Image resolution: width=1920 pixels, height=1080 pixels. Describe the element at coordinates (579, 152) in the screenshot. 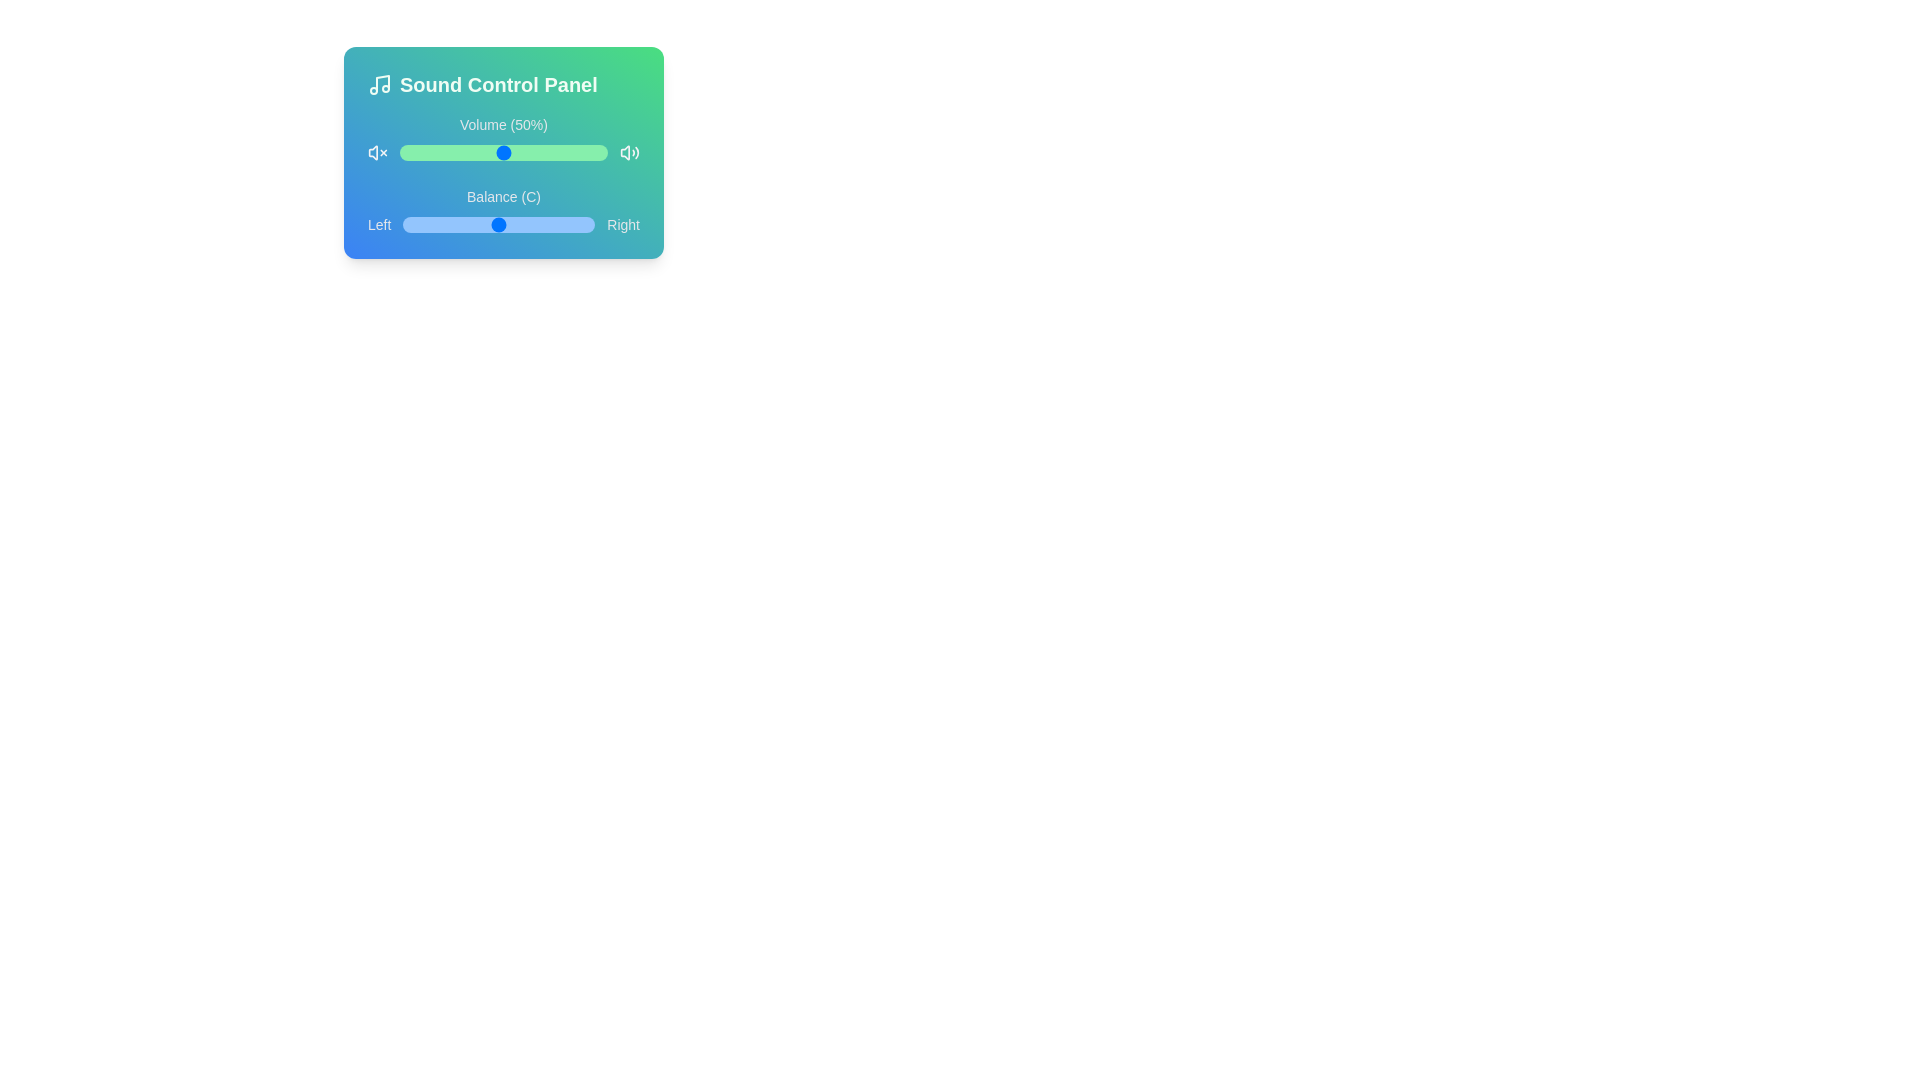

I see `the volume level` at that location.